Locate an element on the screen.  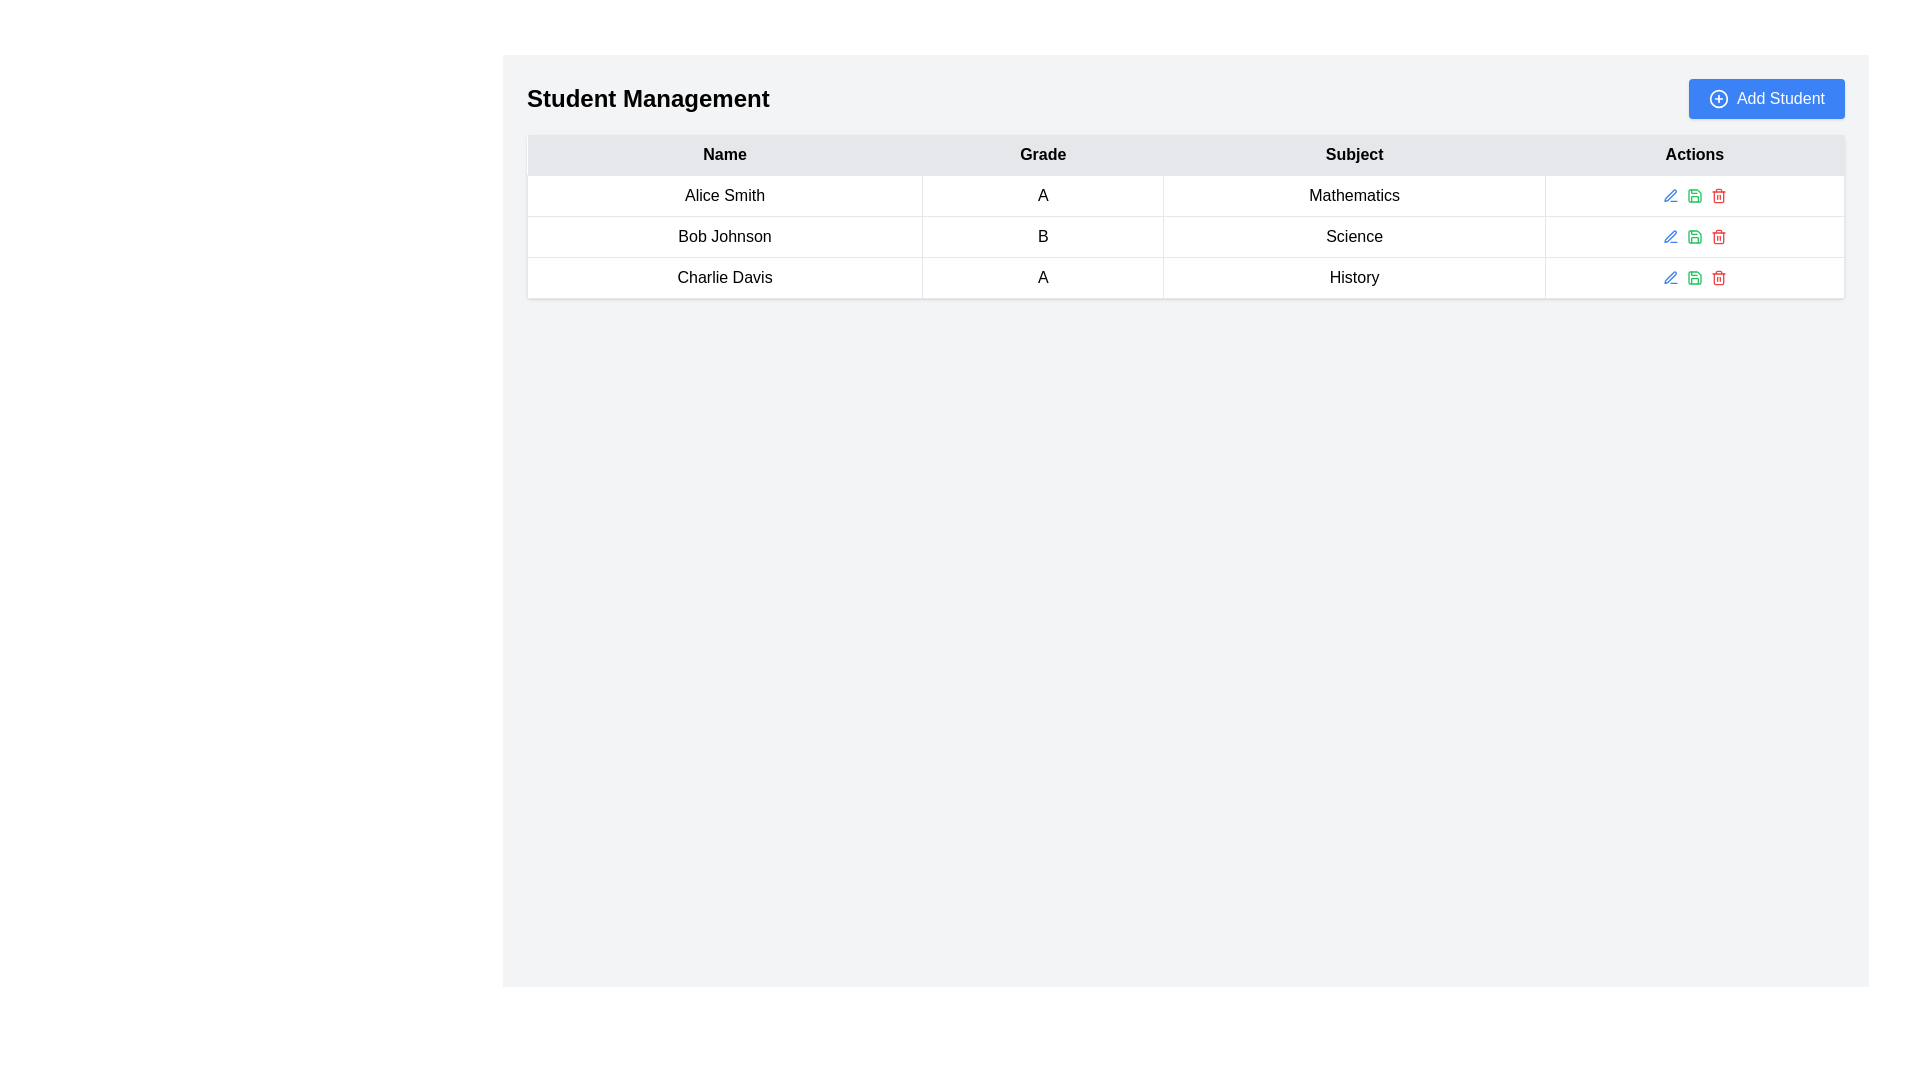
the delete button in the 'Actions' column of the second row of the table is located at coordinates (1717, 235).